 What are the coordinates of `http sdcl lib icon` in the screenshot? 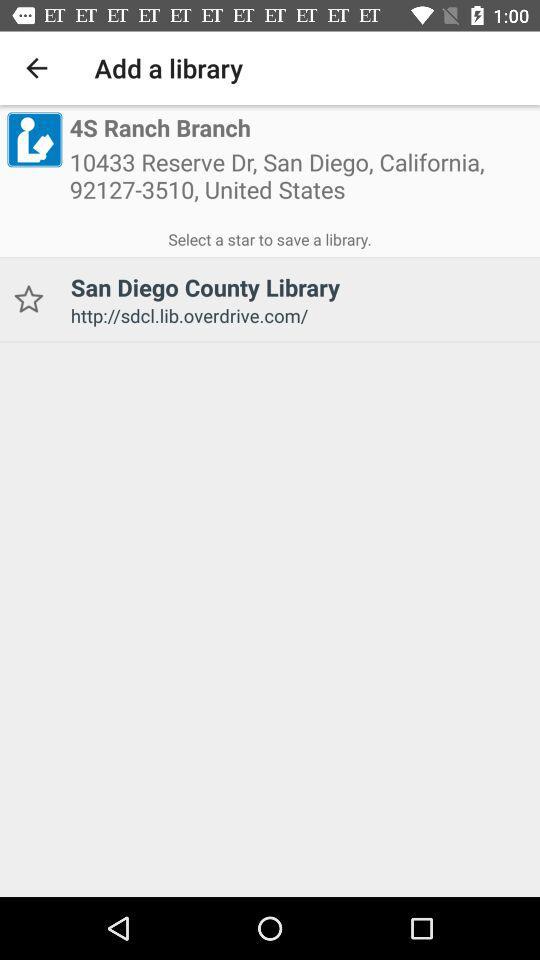 It's located at (297, 315).